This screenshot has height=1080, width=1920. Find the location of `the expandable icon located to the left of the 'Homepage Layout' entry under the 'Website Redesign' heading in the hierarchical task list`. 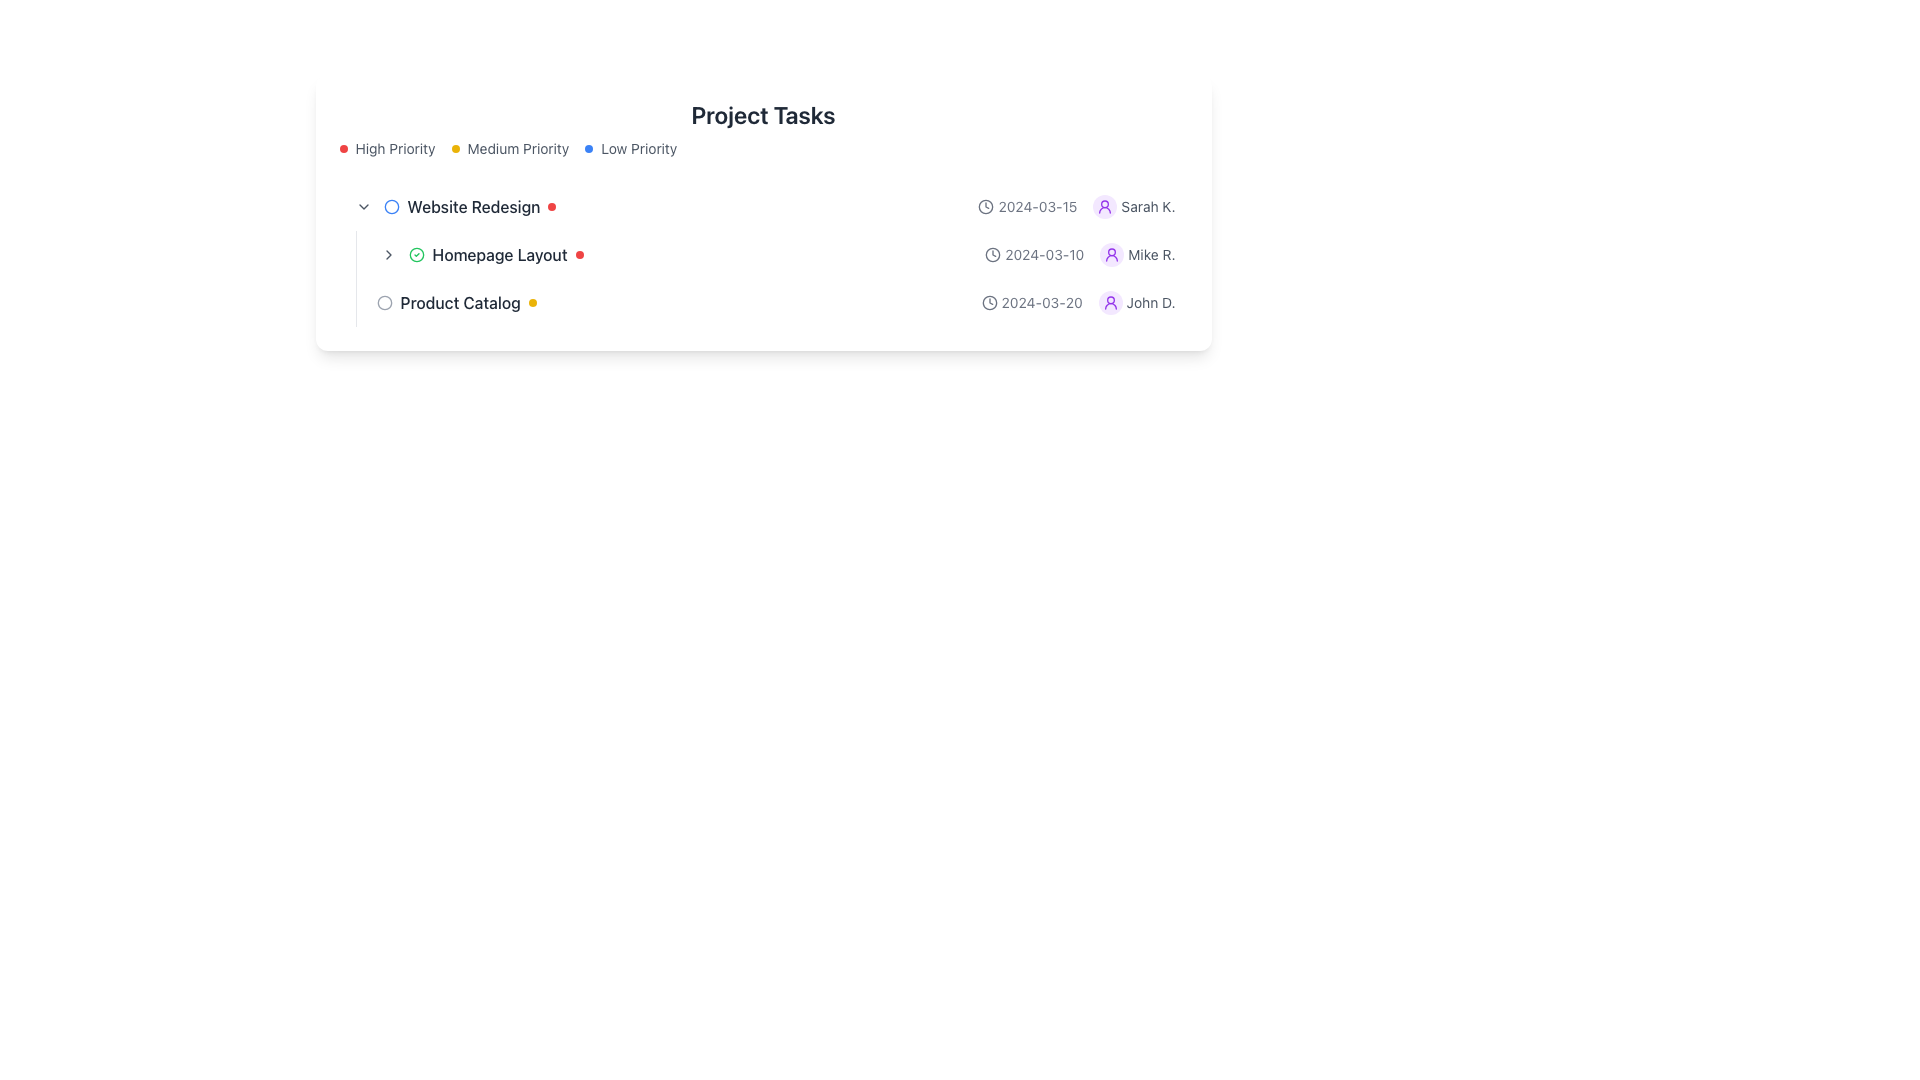

the expandable icon located to the left of the 'Homepage Layout' entry under the 'Website Redesign' heading in the hierarchical task list is located at coordinates (388, 253).